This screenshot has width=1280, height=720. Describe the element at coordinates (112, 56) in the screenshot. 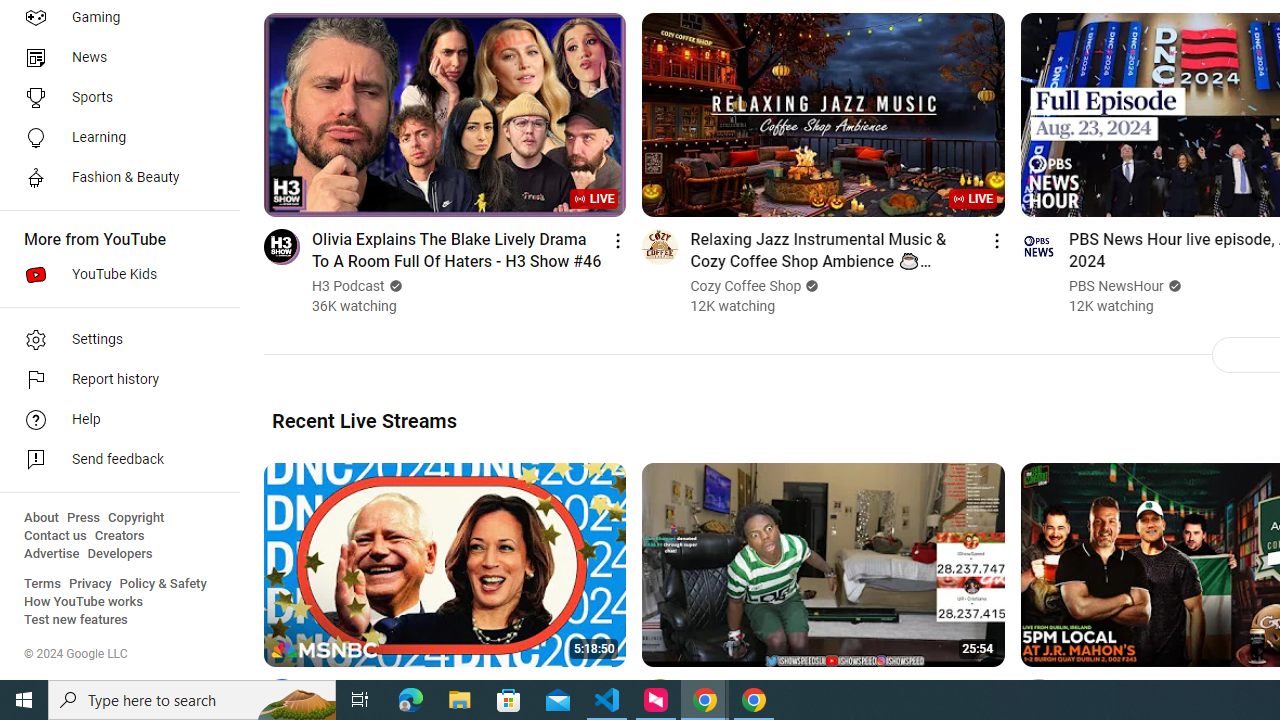

I see `'News'` at that location.